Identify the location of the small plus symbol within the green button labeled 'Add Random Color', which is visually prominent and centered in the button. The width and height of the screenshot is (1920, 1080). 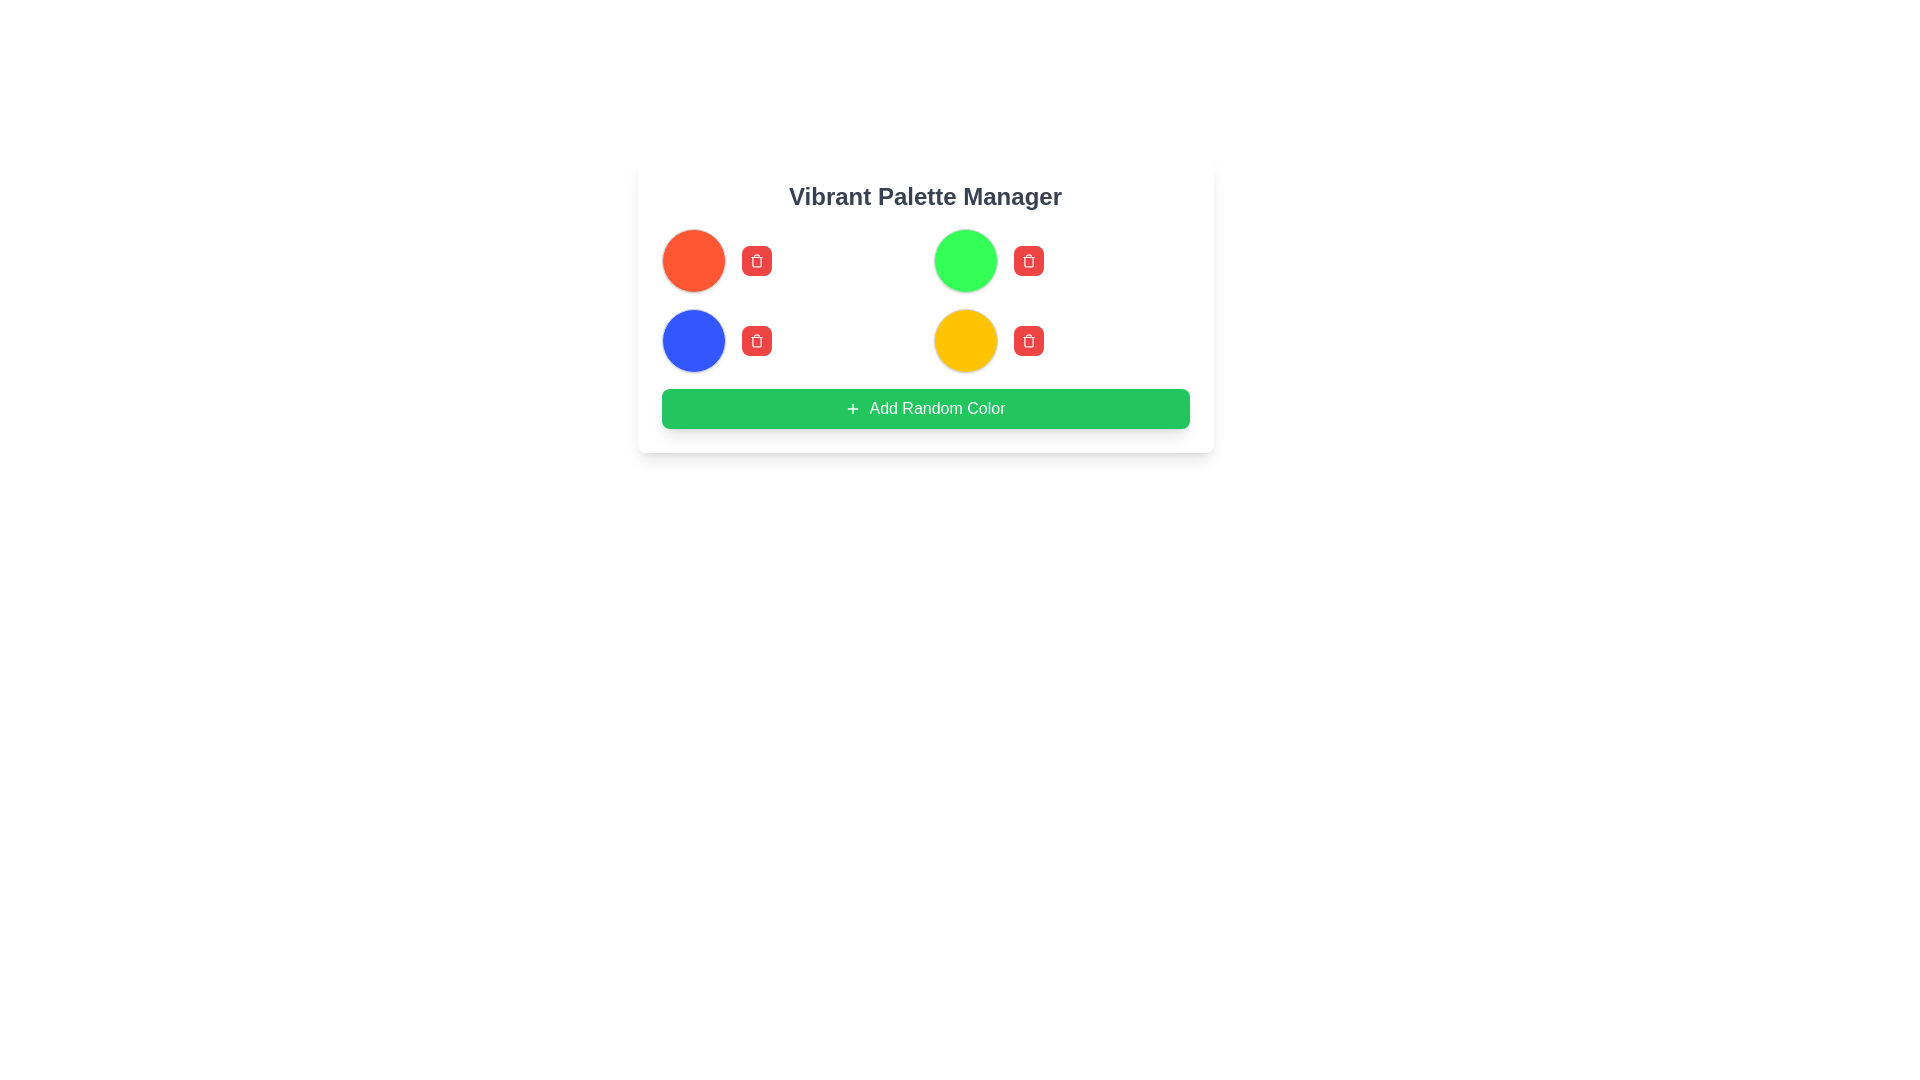
(853, 407).